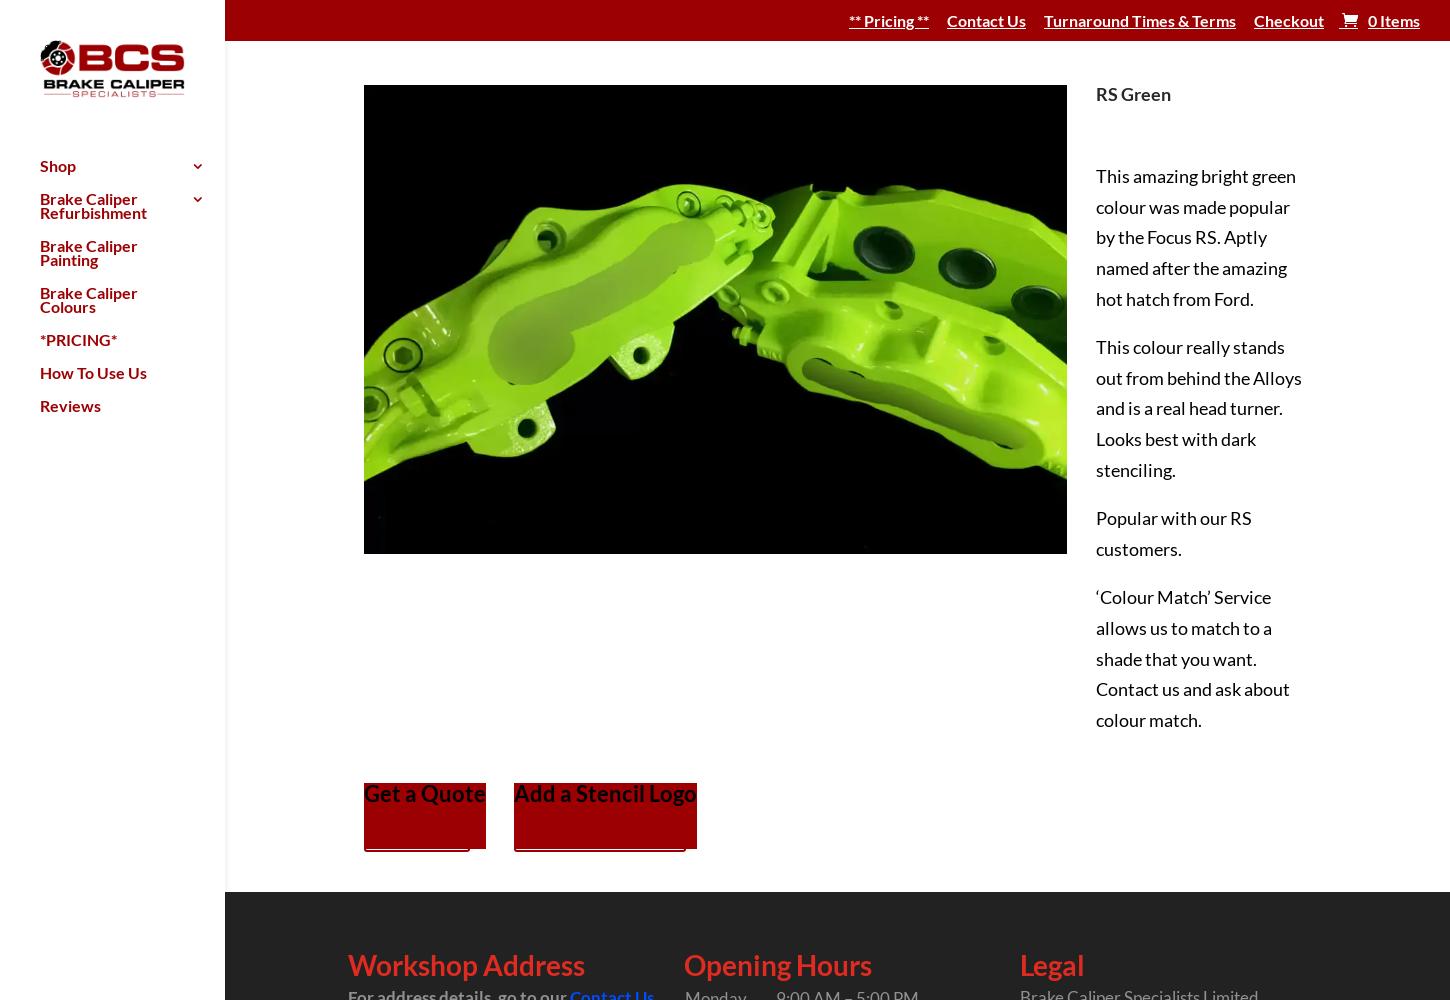 Image resolution: width=1450 pixels, height=1000 pixels. I want to click on 'Workshop Address', so click(464, 964).